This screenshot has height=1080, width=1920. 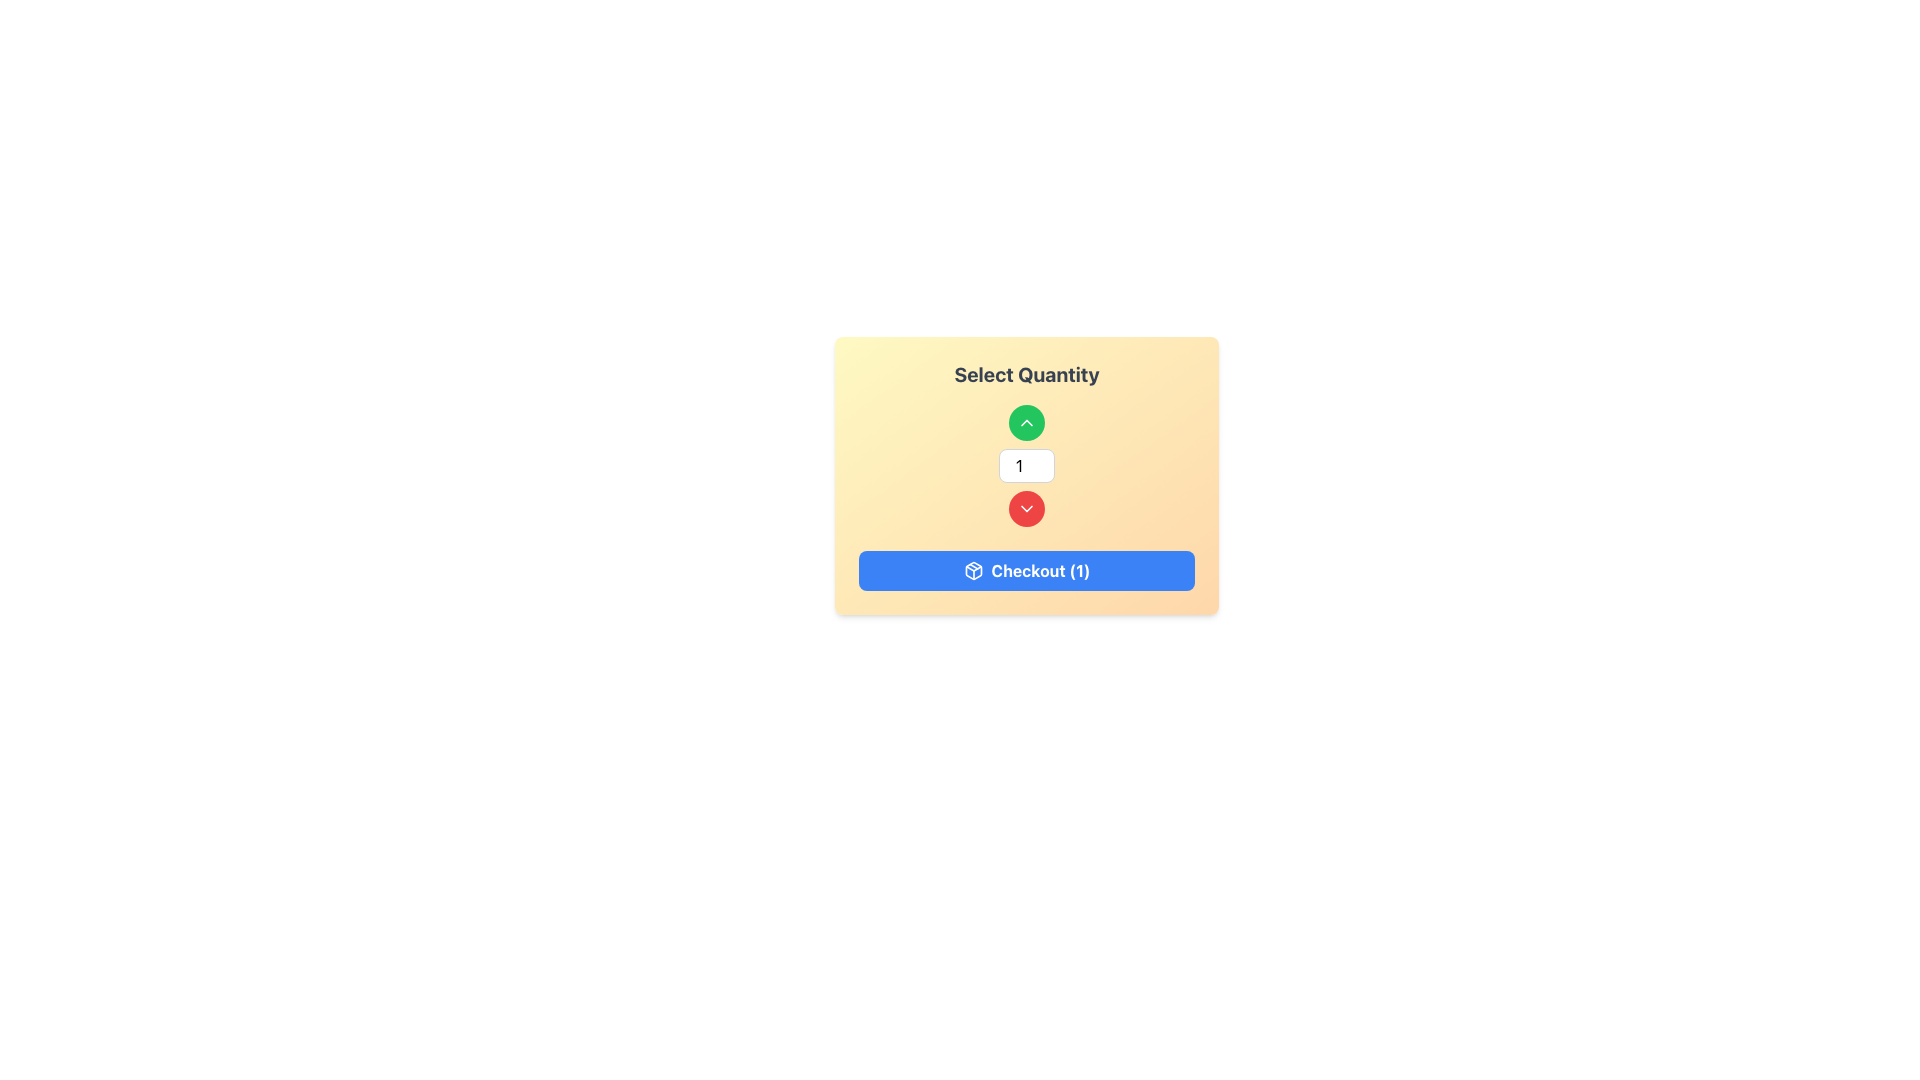 I want to click on the increment button located above the numeric input field to increase the quantity, so click(x=1027, y=422).